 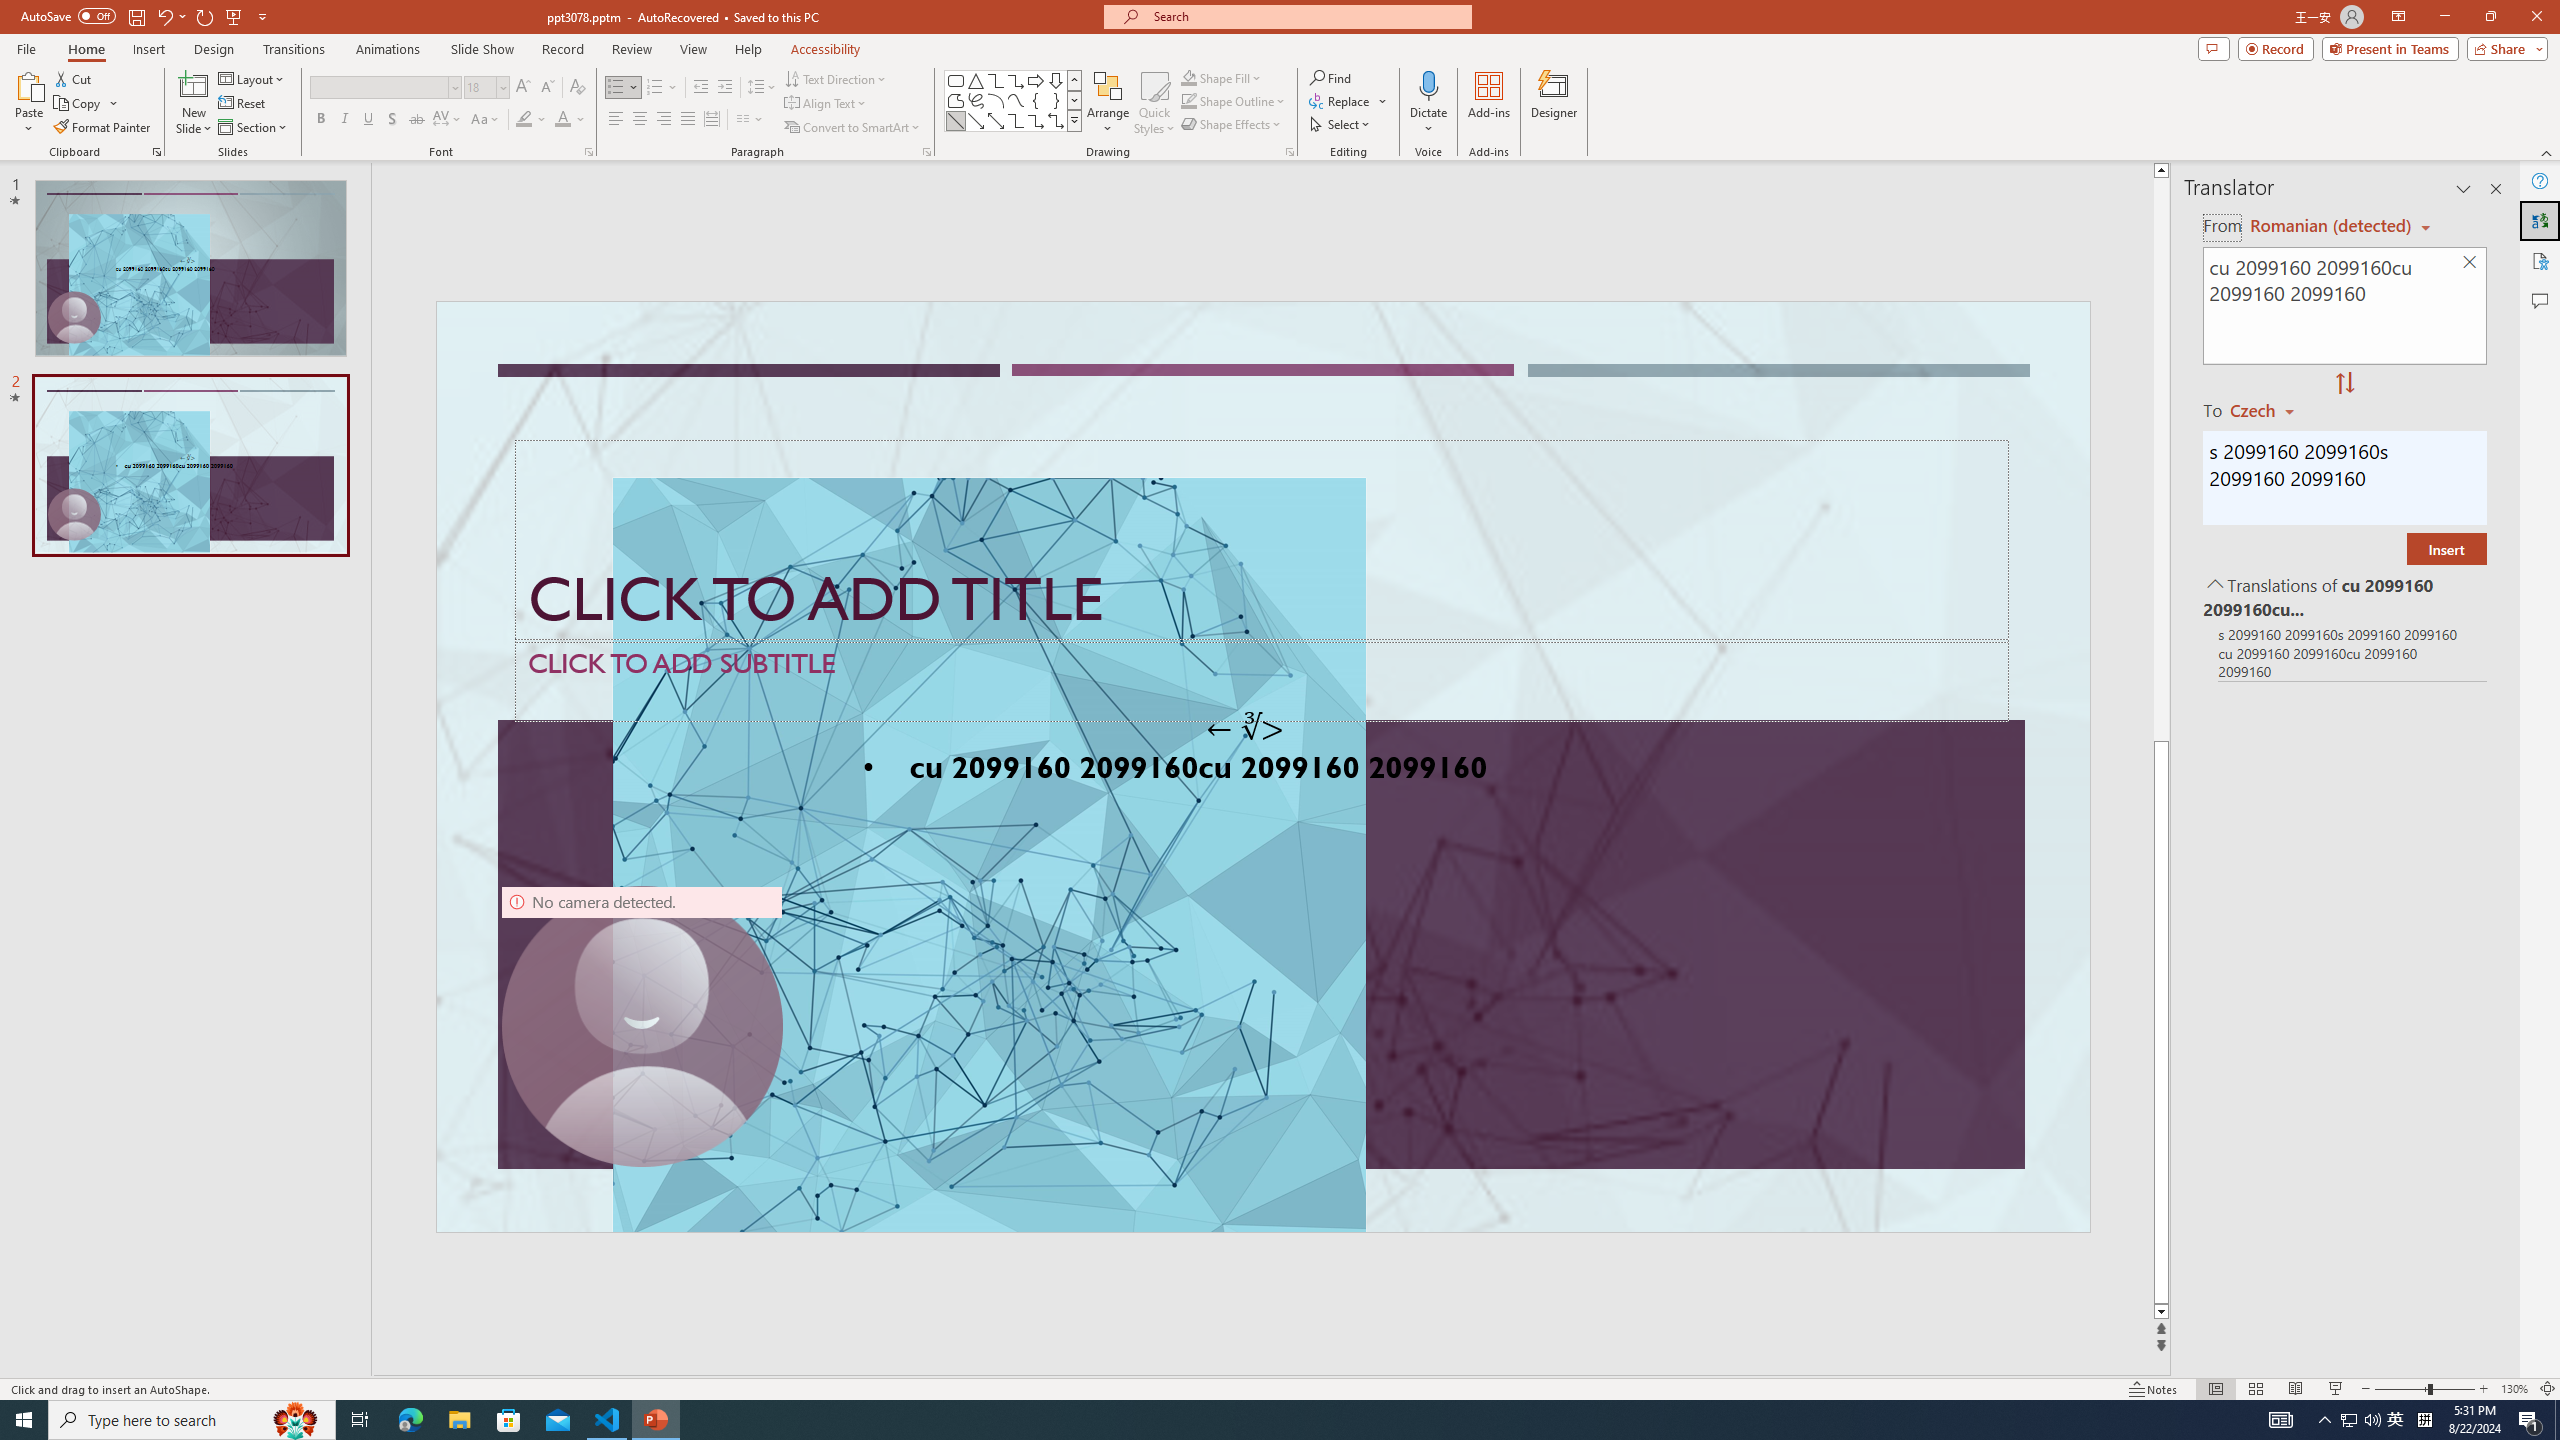 I want to click on 'Translations of cu 2099160 2099160cu 2099160 2099160', so click(x=2343, y=595).